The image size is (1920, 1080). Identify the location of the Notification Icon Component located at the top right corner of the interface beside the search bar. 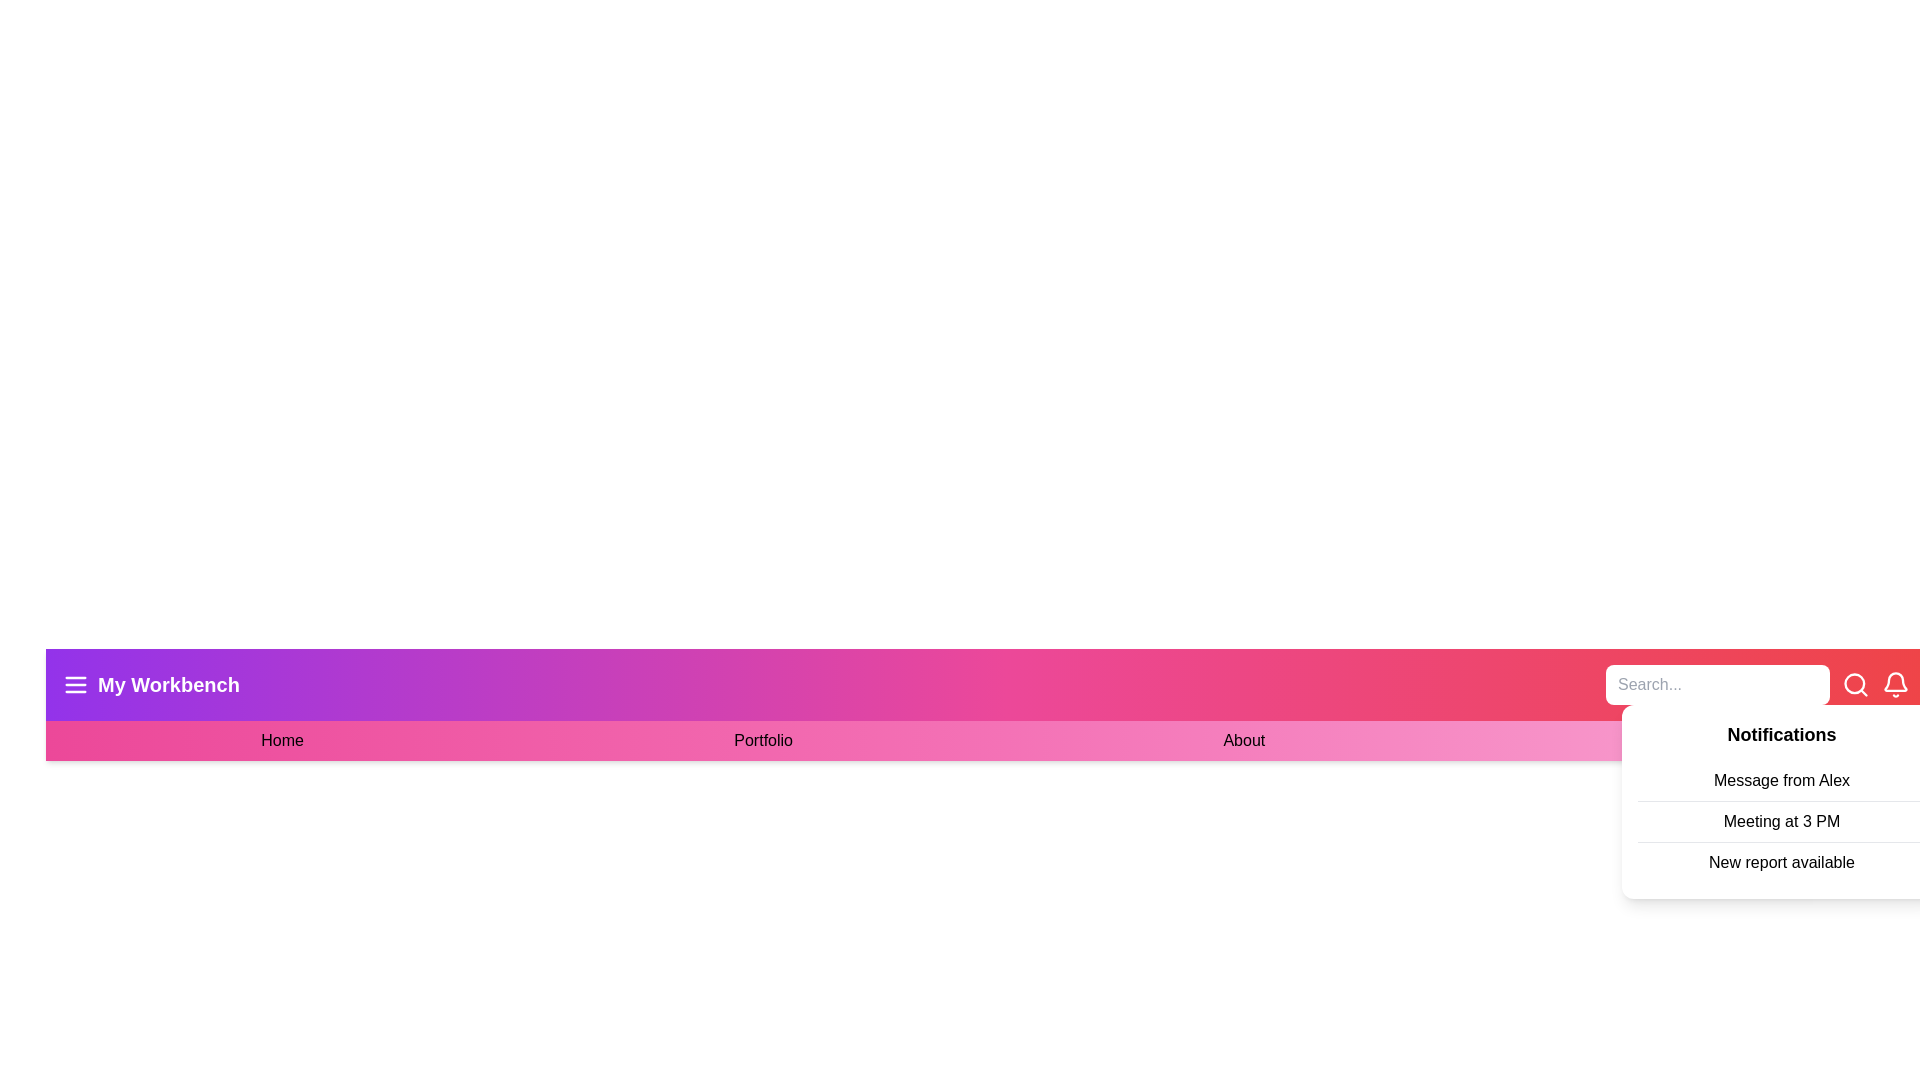
(1895, 681).